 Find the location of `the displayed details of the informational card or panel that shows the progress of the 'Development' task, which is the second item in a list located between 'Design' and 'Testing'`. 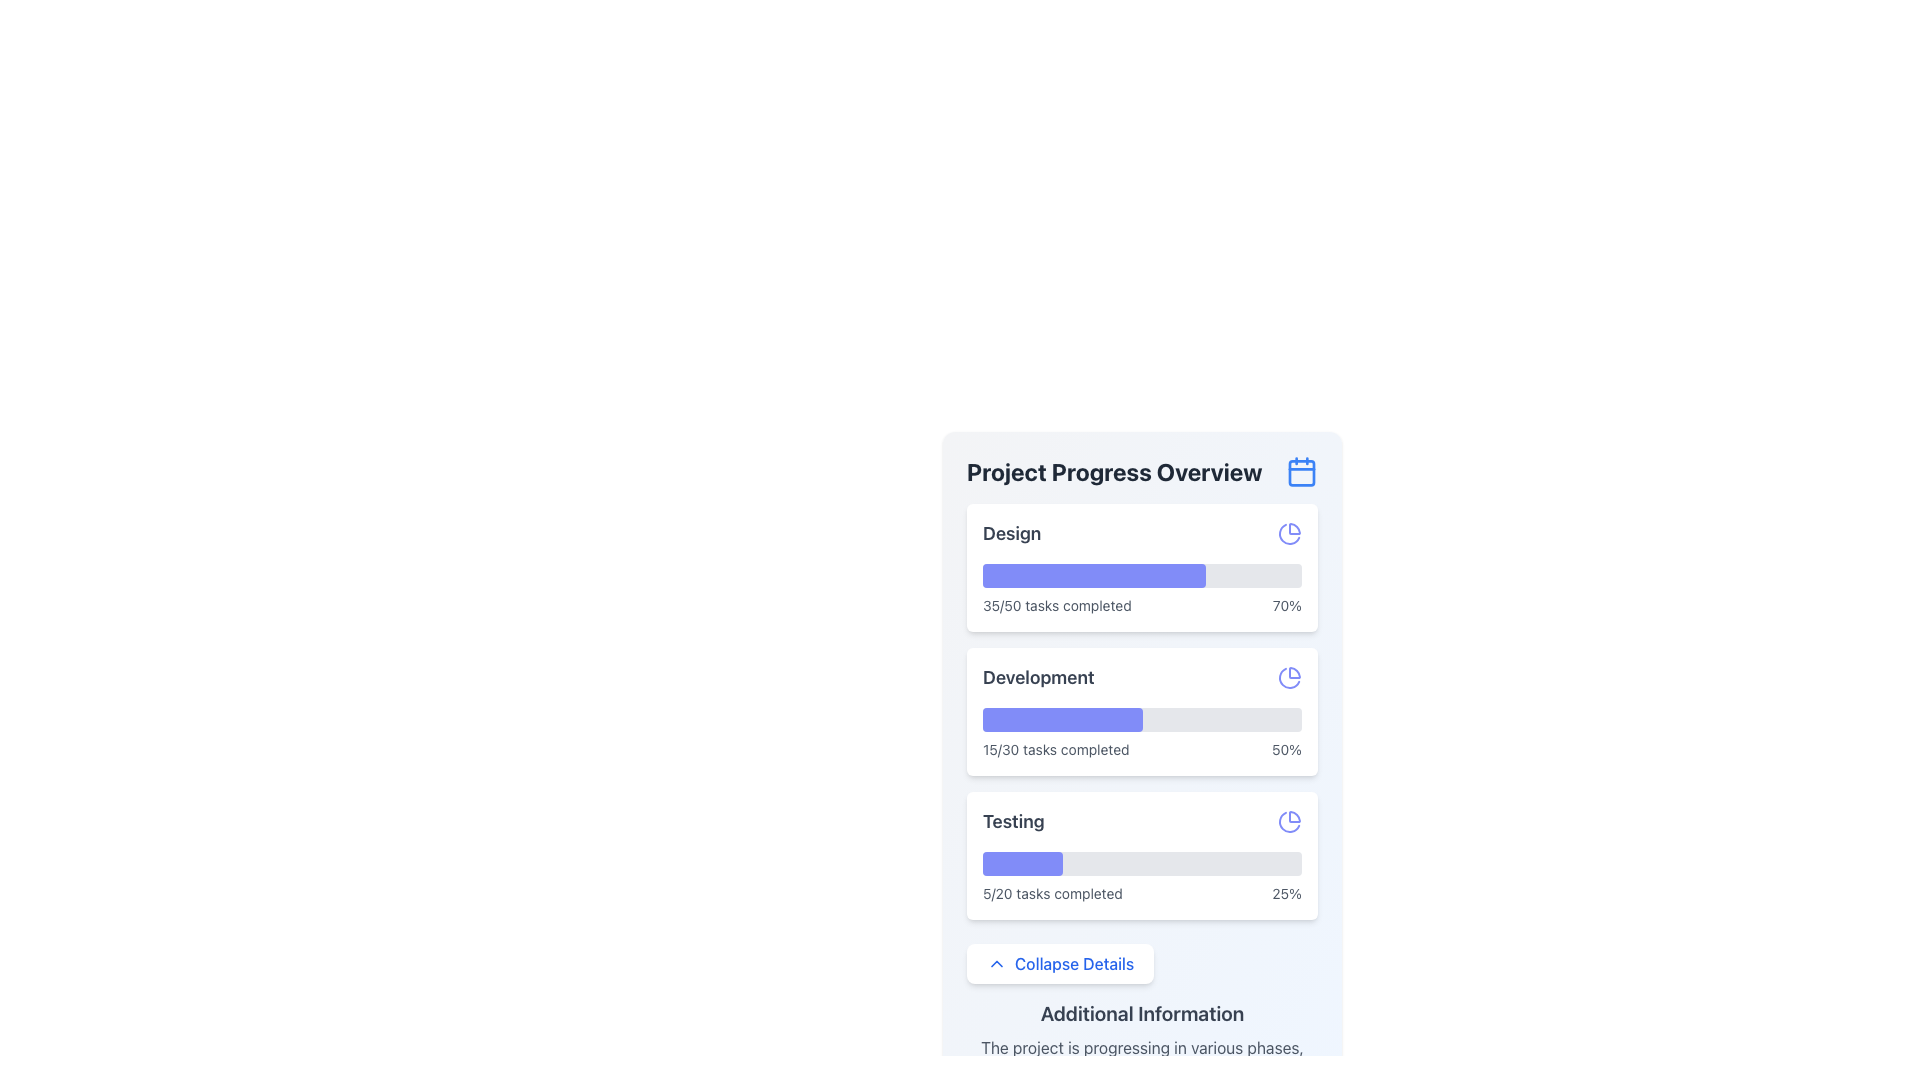

the displayed details of the informational card or panel that shows the progress of the 'Development' task, which is the second item in a list located between 'Design' and 'Testing' is located at coordinates (1142, 711).